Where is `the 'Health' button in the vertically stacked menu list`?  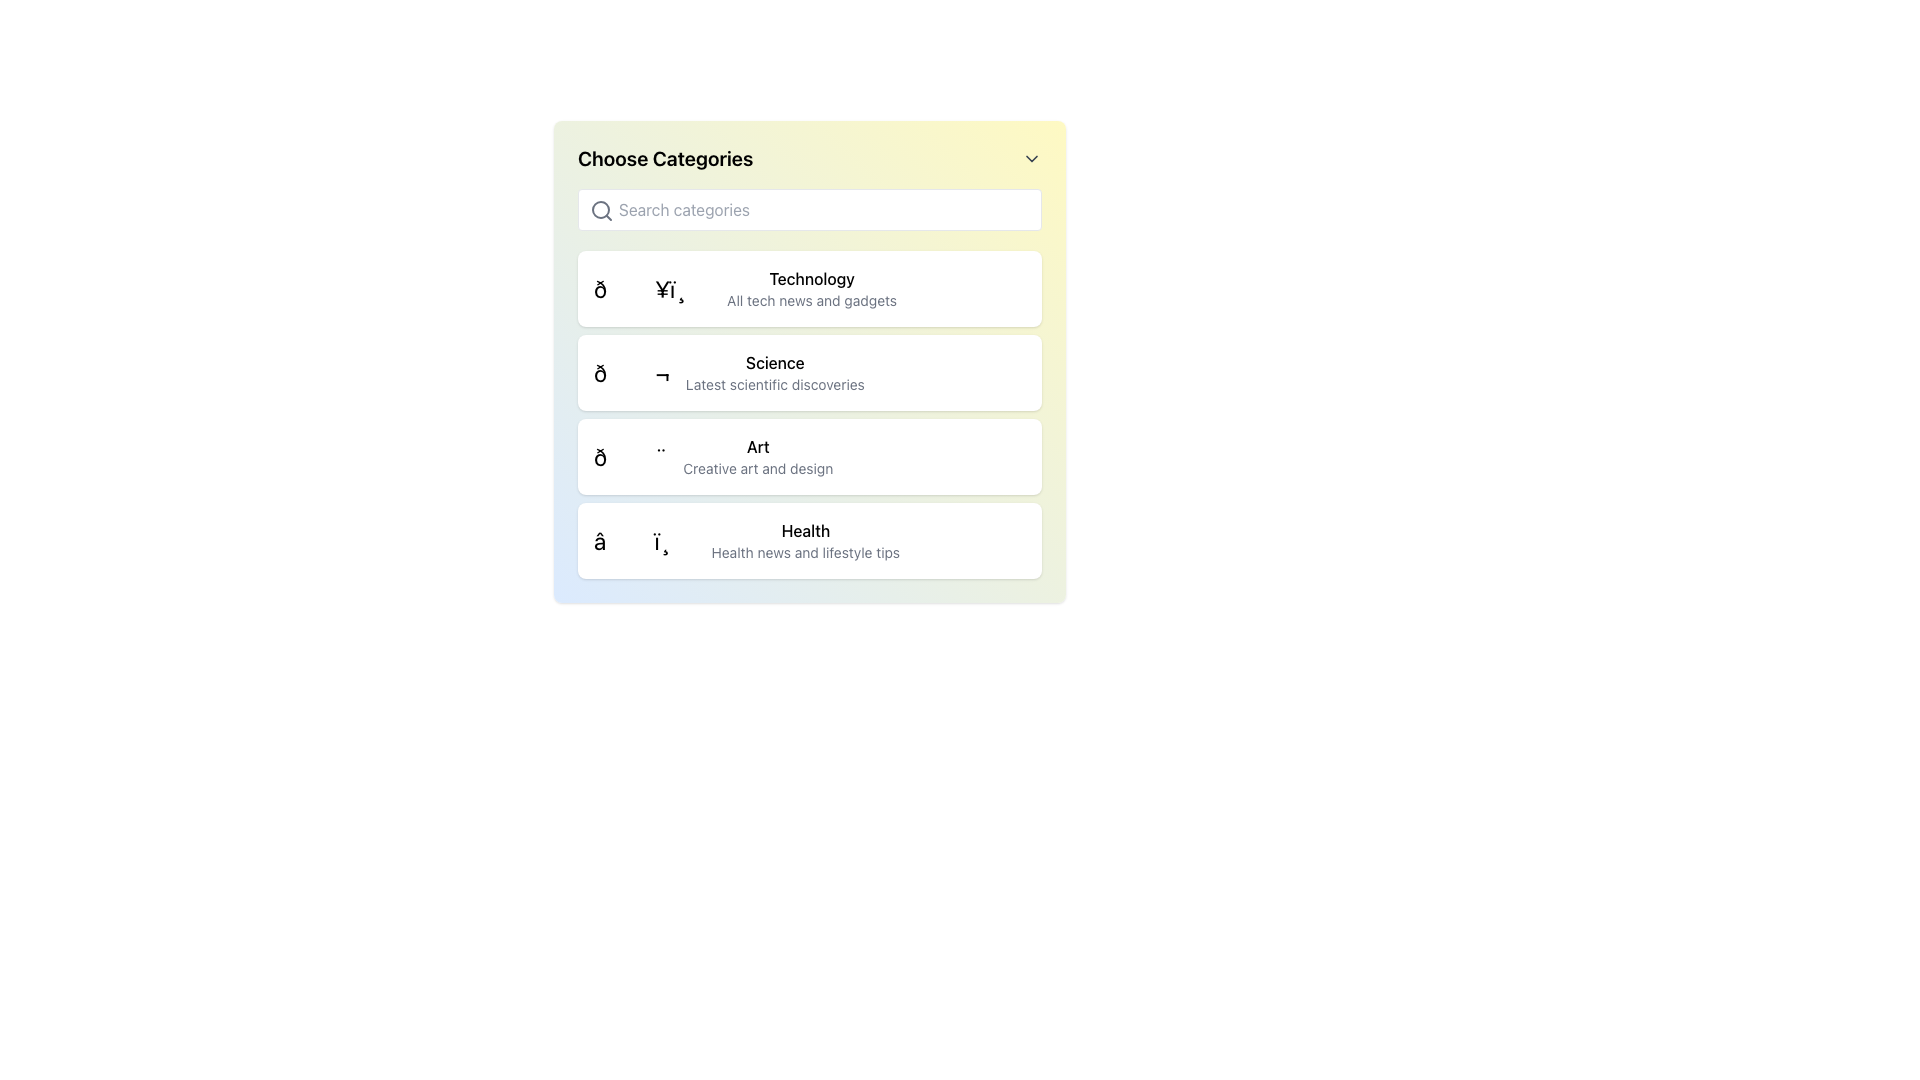
the 'Health' button in the vertically stacked menu list is located at coordinates (810, 540).